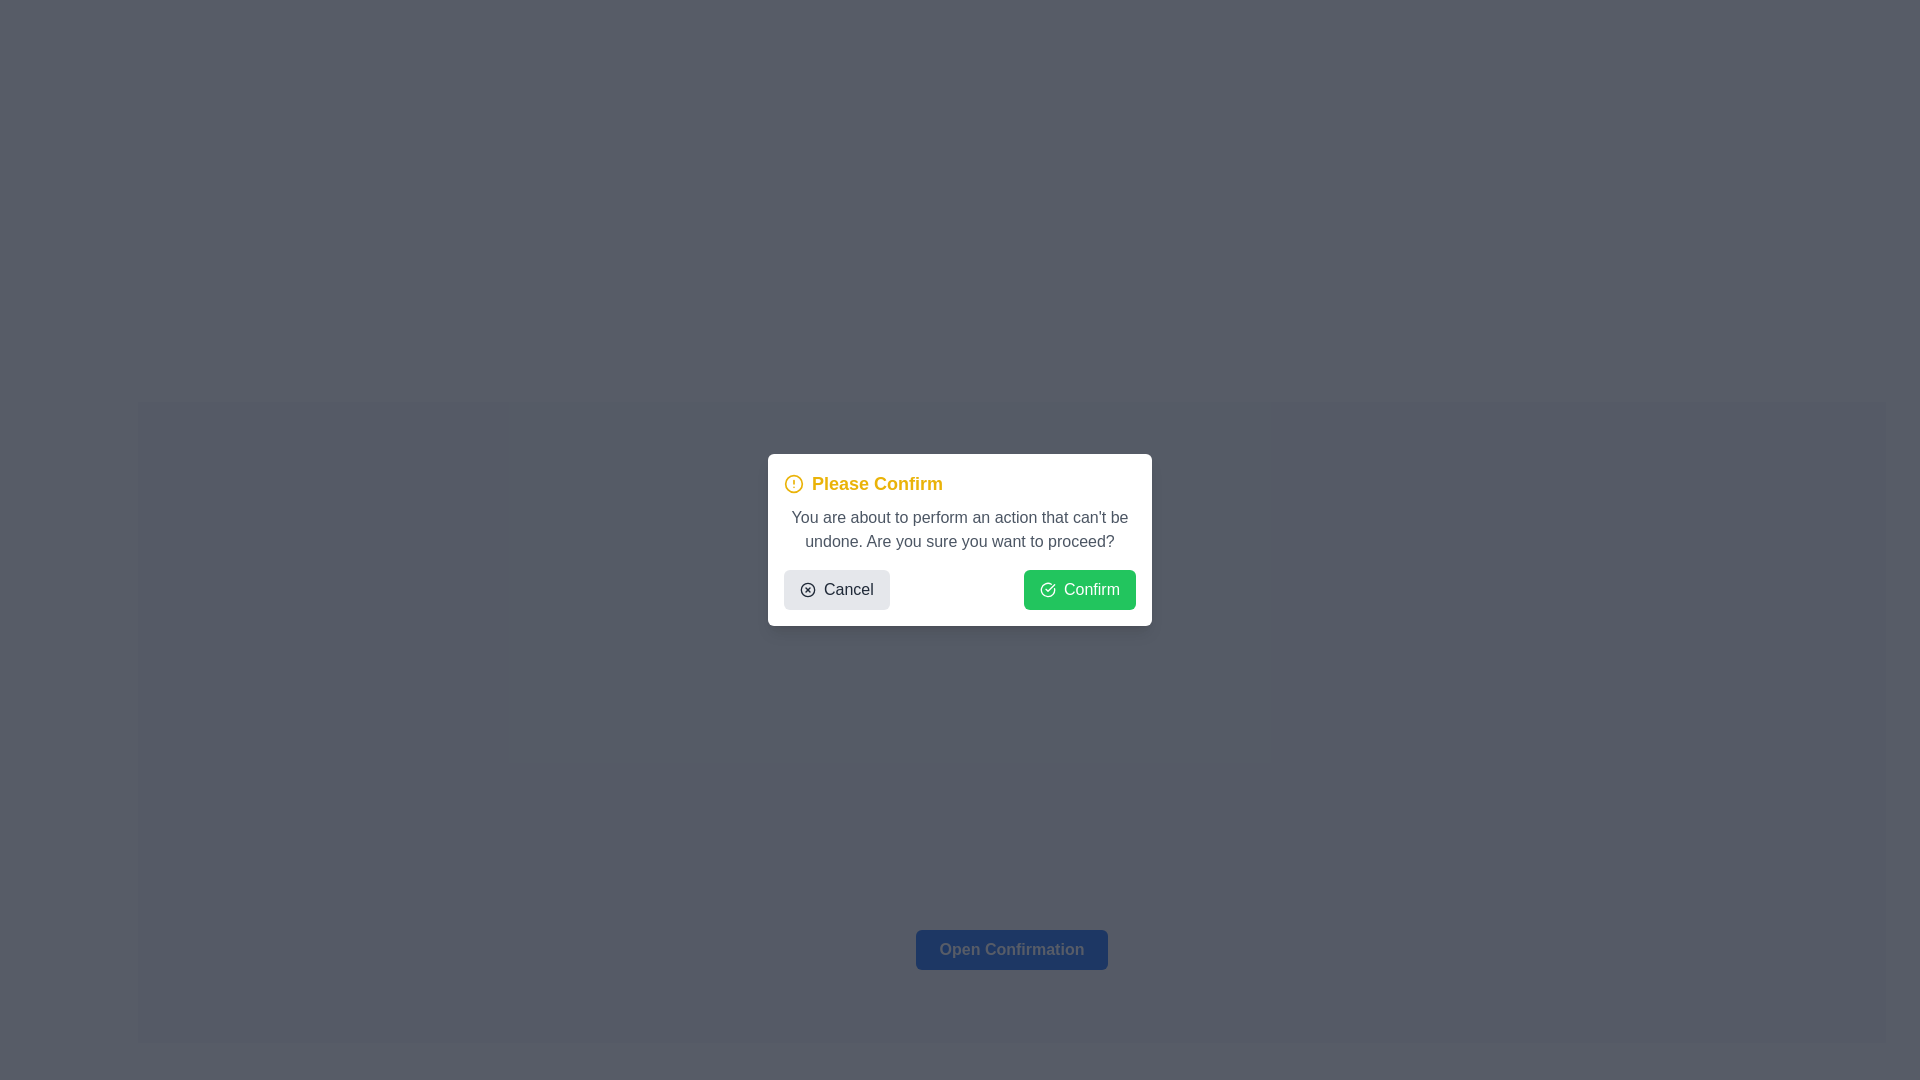  I want to click on the circular warning icon within the 'Please Confirm' modal dialog, which serves as a visual indication of an alert state, so click(792, 483).